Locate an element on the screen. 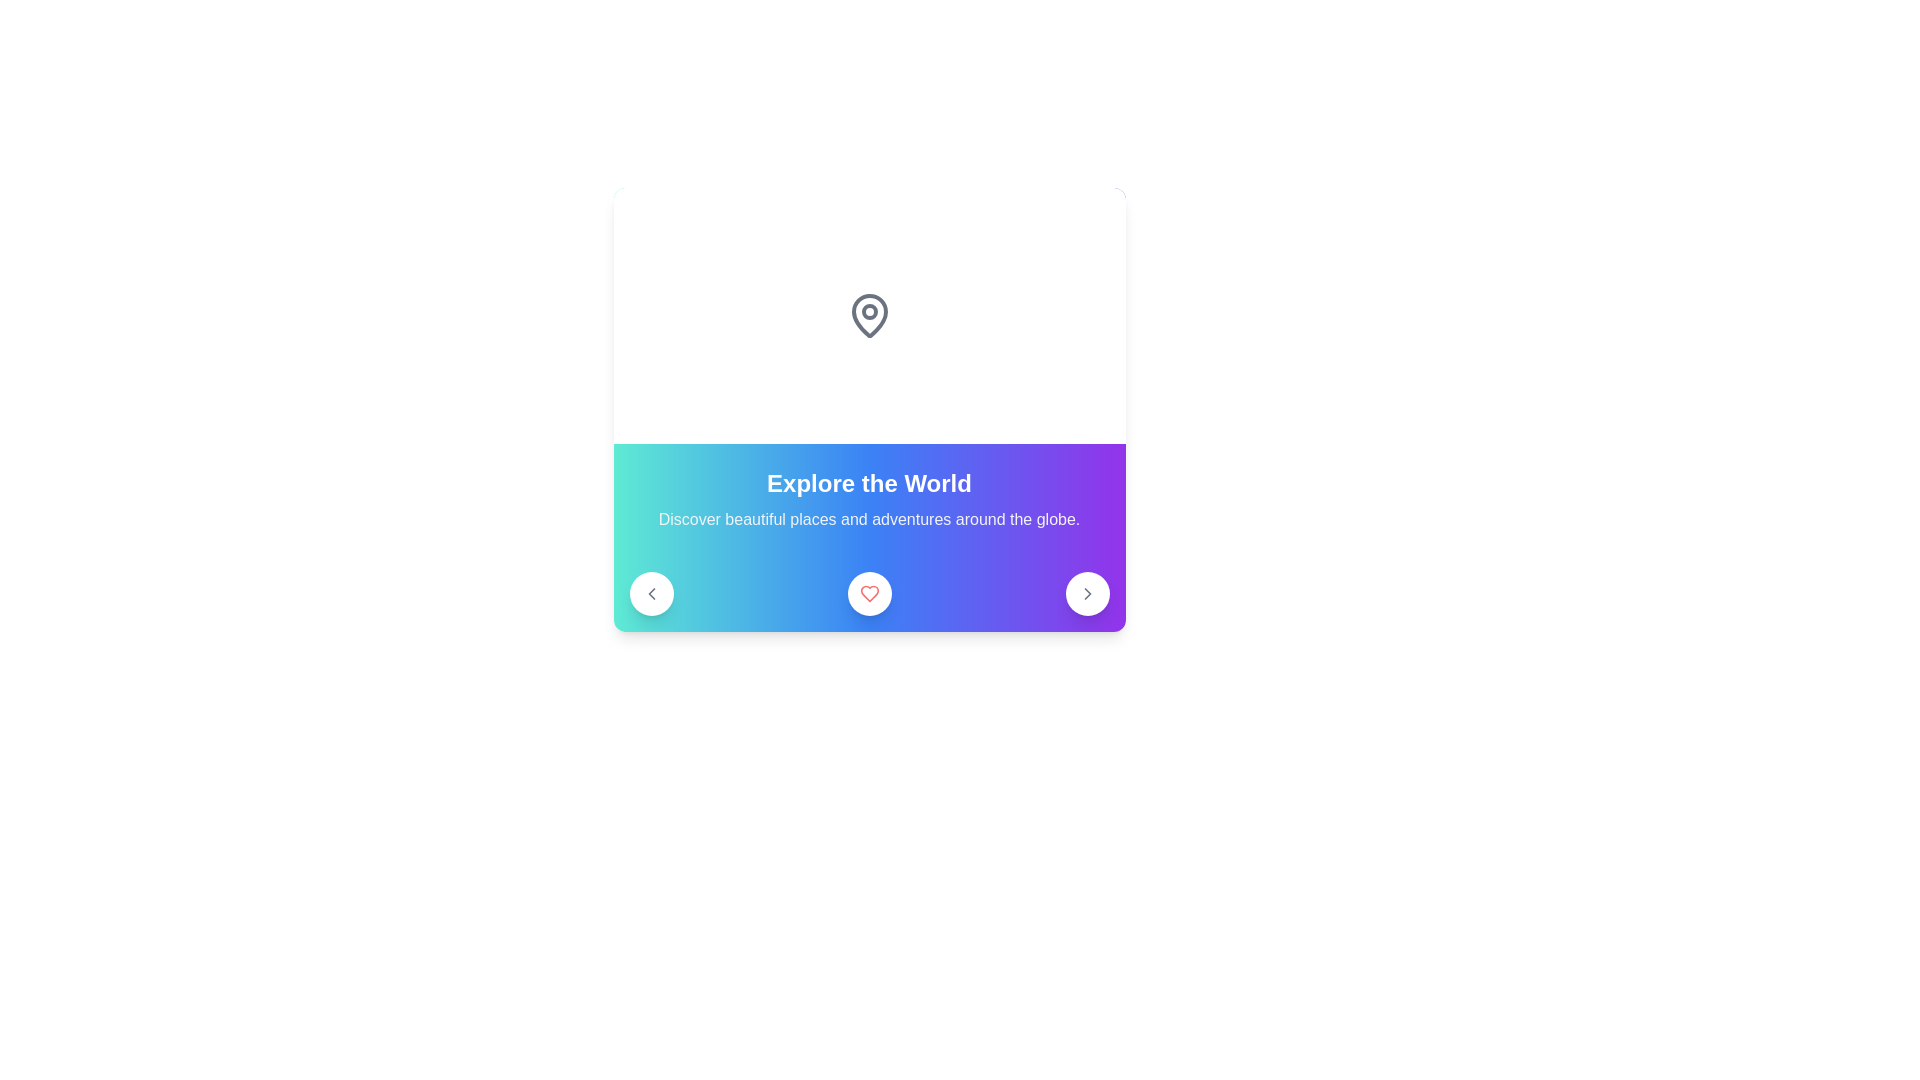 Image resolution: width=1920 pixels, height=1080 pixels. the gray pin icon that resembles a location pin, which is centrally located above the text 'Explore the World' is located at coordinates (869, 315).